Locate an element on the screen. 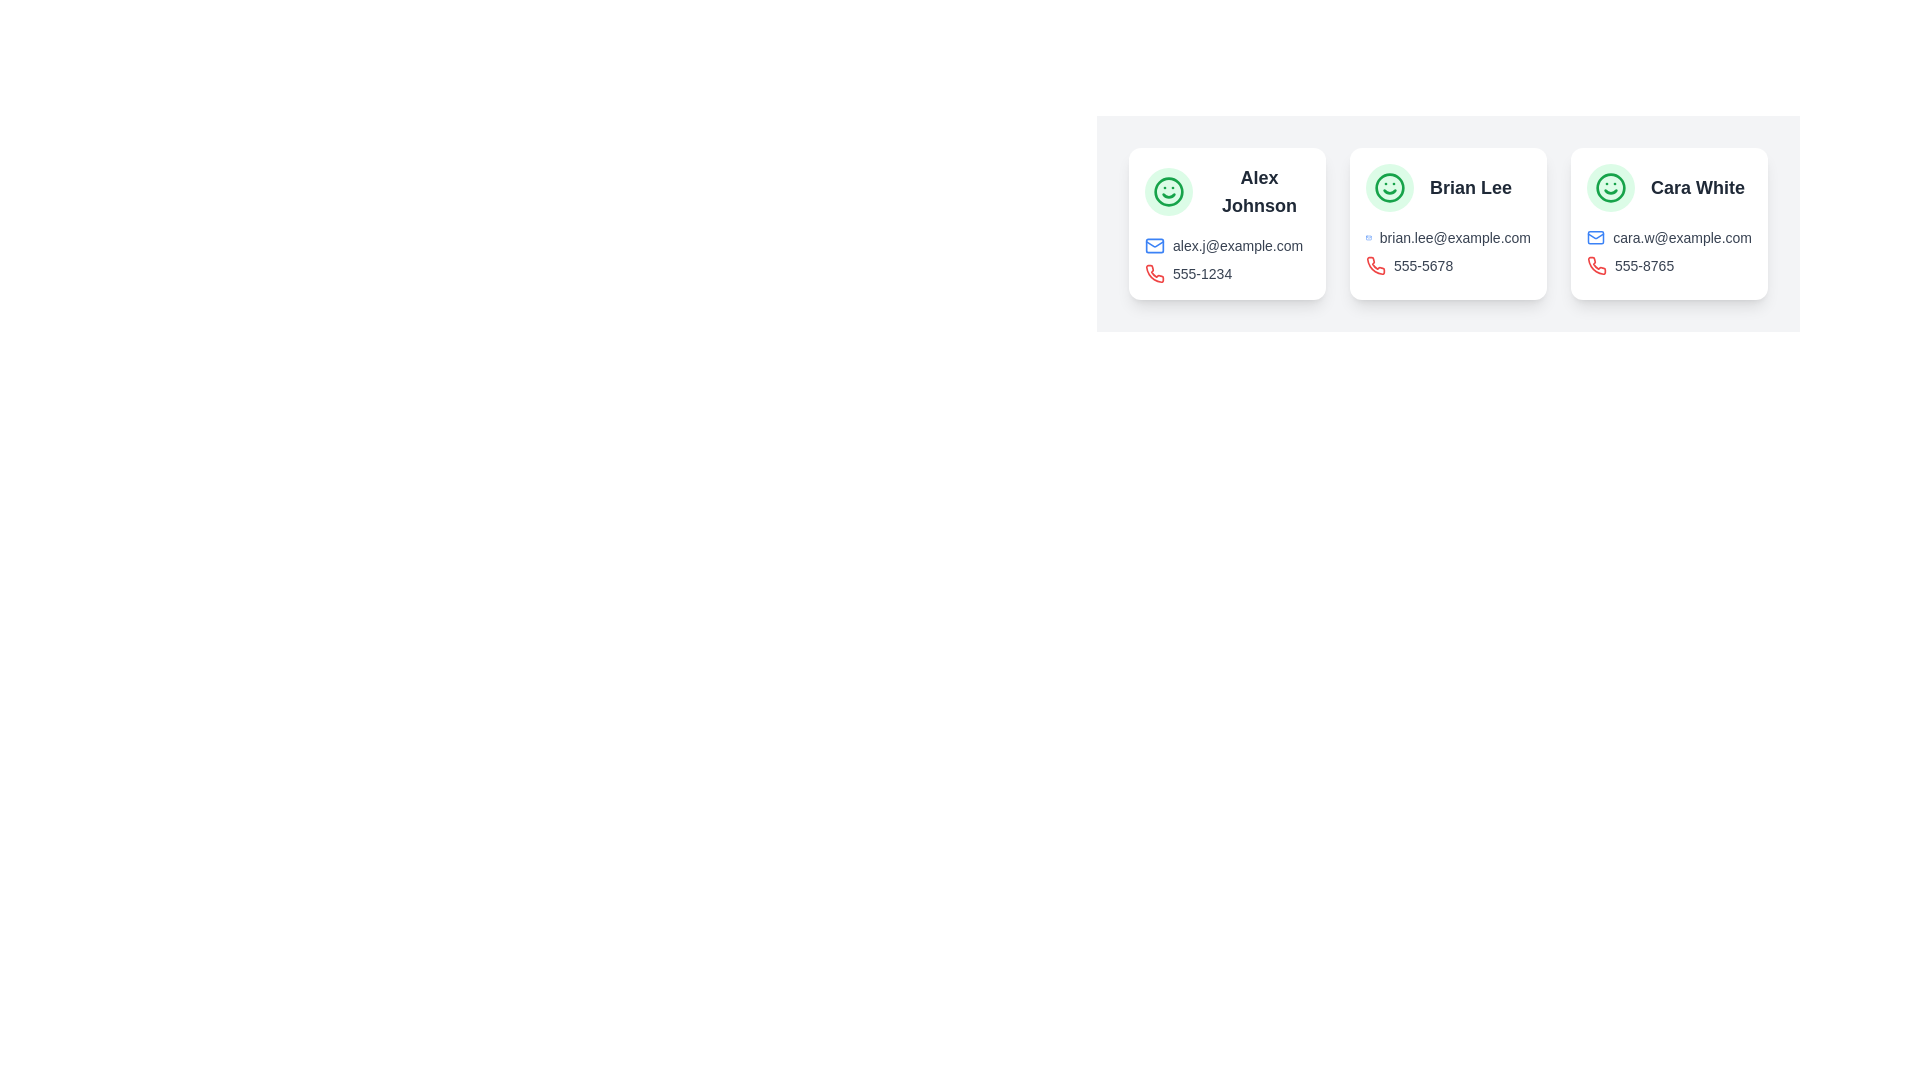  email address displayed in the text label showing 'brian.lee@example.com', which is located beneath the name 'Brian Lee' and above the phone number '555-5678' is located at coordinates (1448, 237).